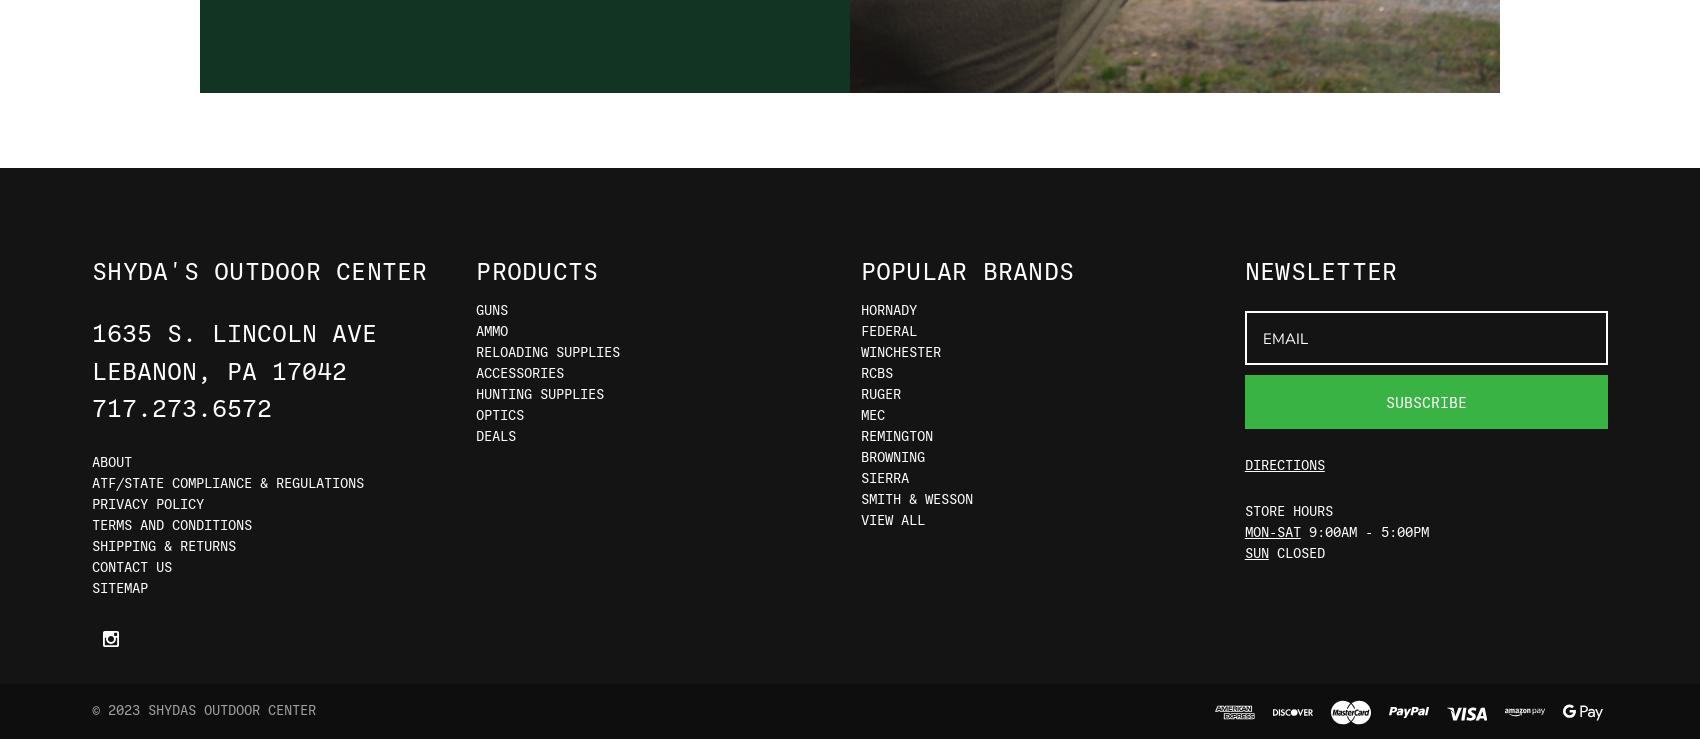 Image resolution: width=1700 pixels, height=739 pixels. Describe the element at coordinates (203, 708) in the screenshot. I see `'© 2023 Shydas Outdoor Center'` at that location.